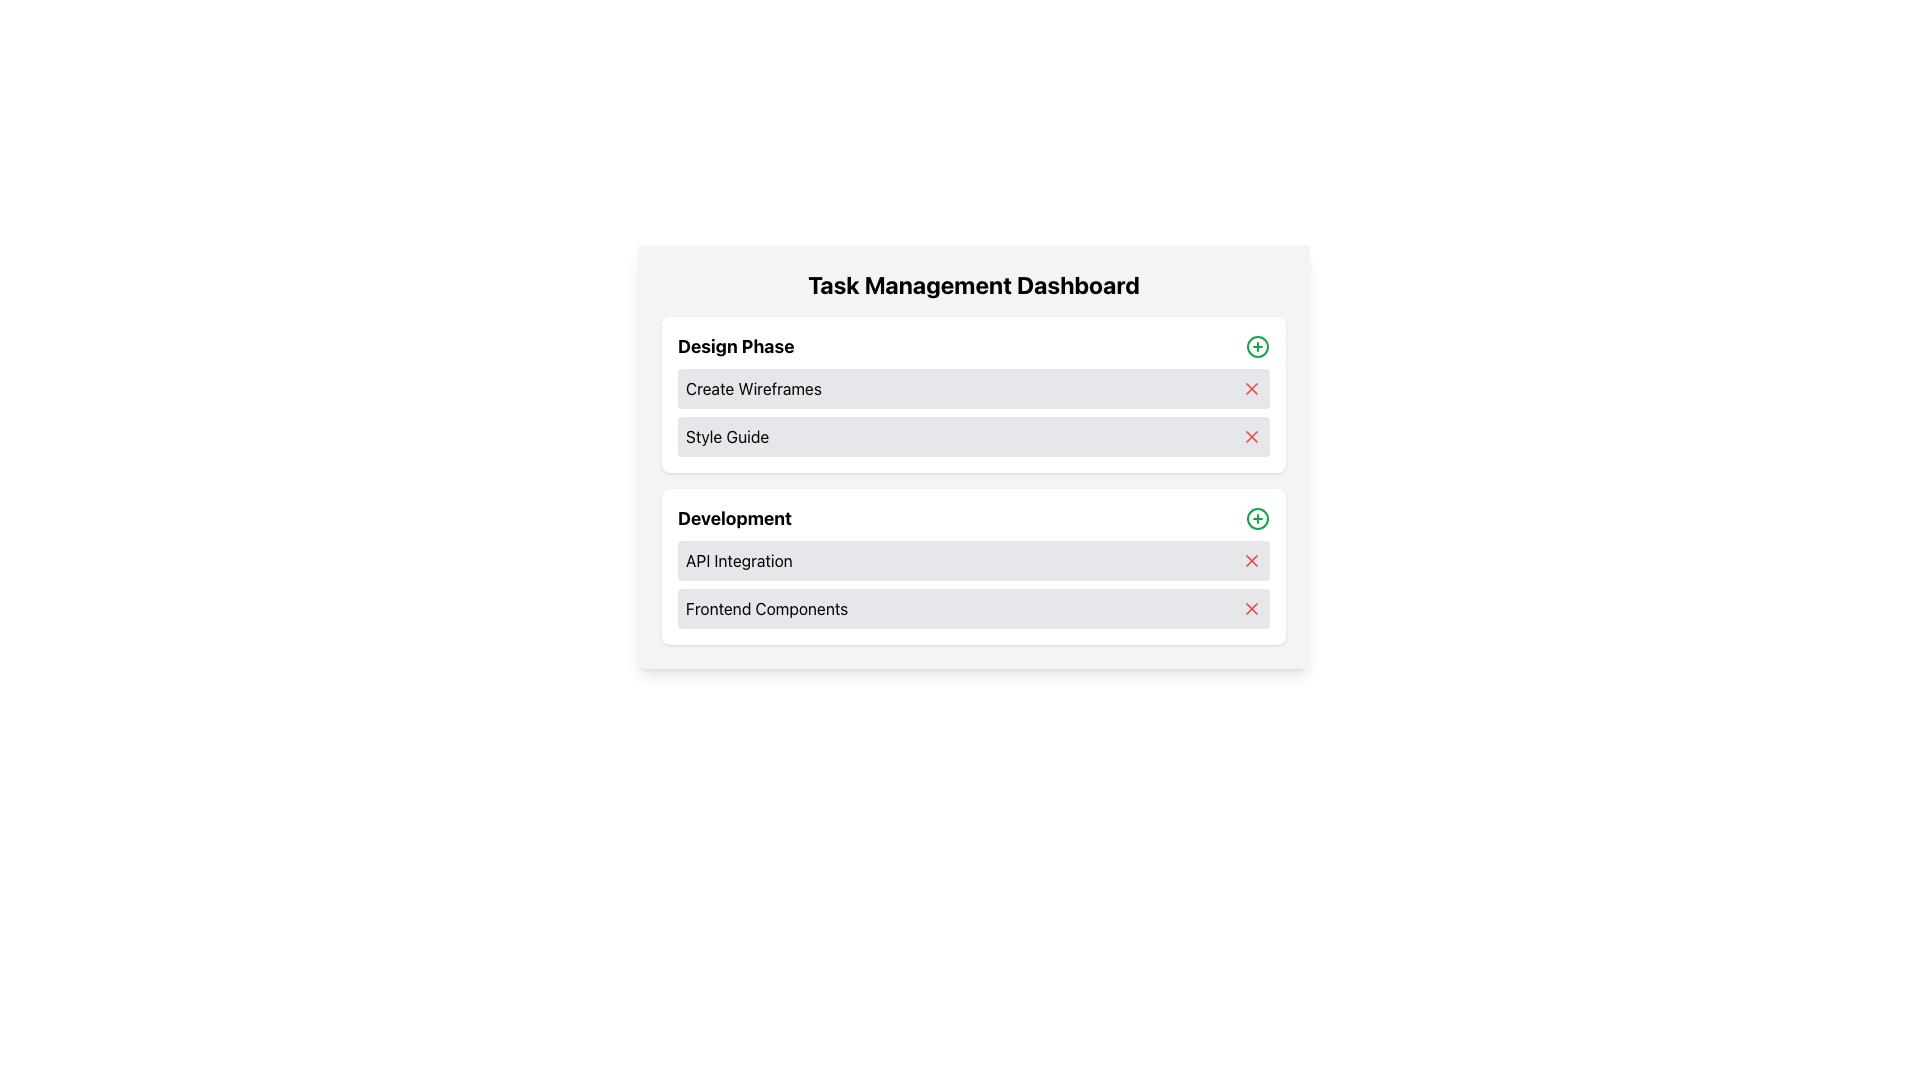 The width and height of the screenshot is (1920, 1080). Describe the element at coordinates (1256, 518) in the screenshot. I see `the decorative circle icon for the 'Add' or 'Modify' action in the 'Development' section of the dashboard` at that location.